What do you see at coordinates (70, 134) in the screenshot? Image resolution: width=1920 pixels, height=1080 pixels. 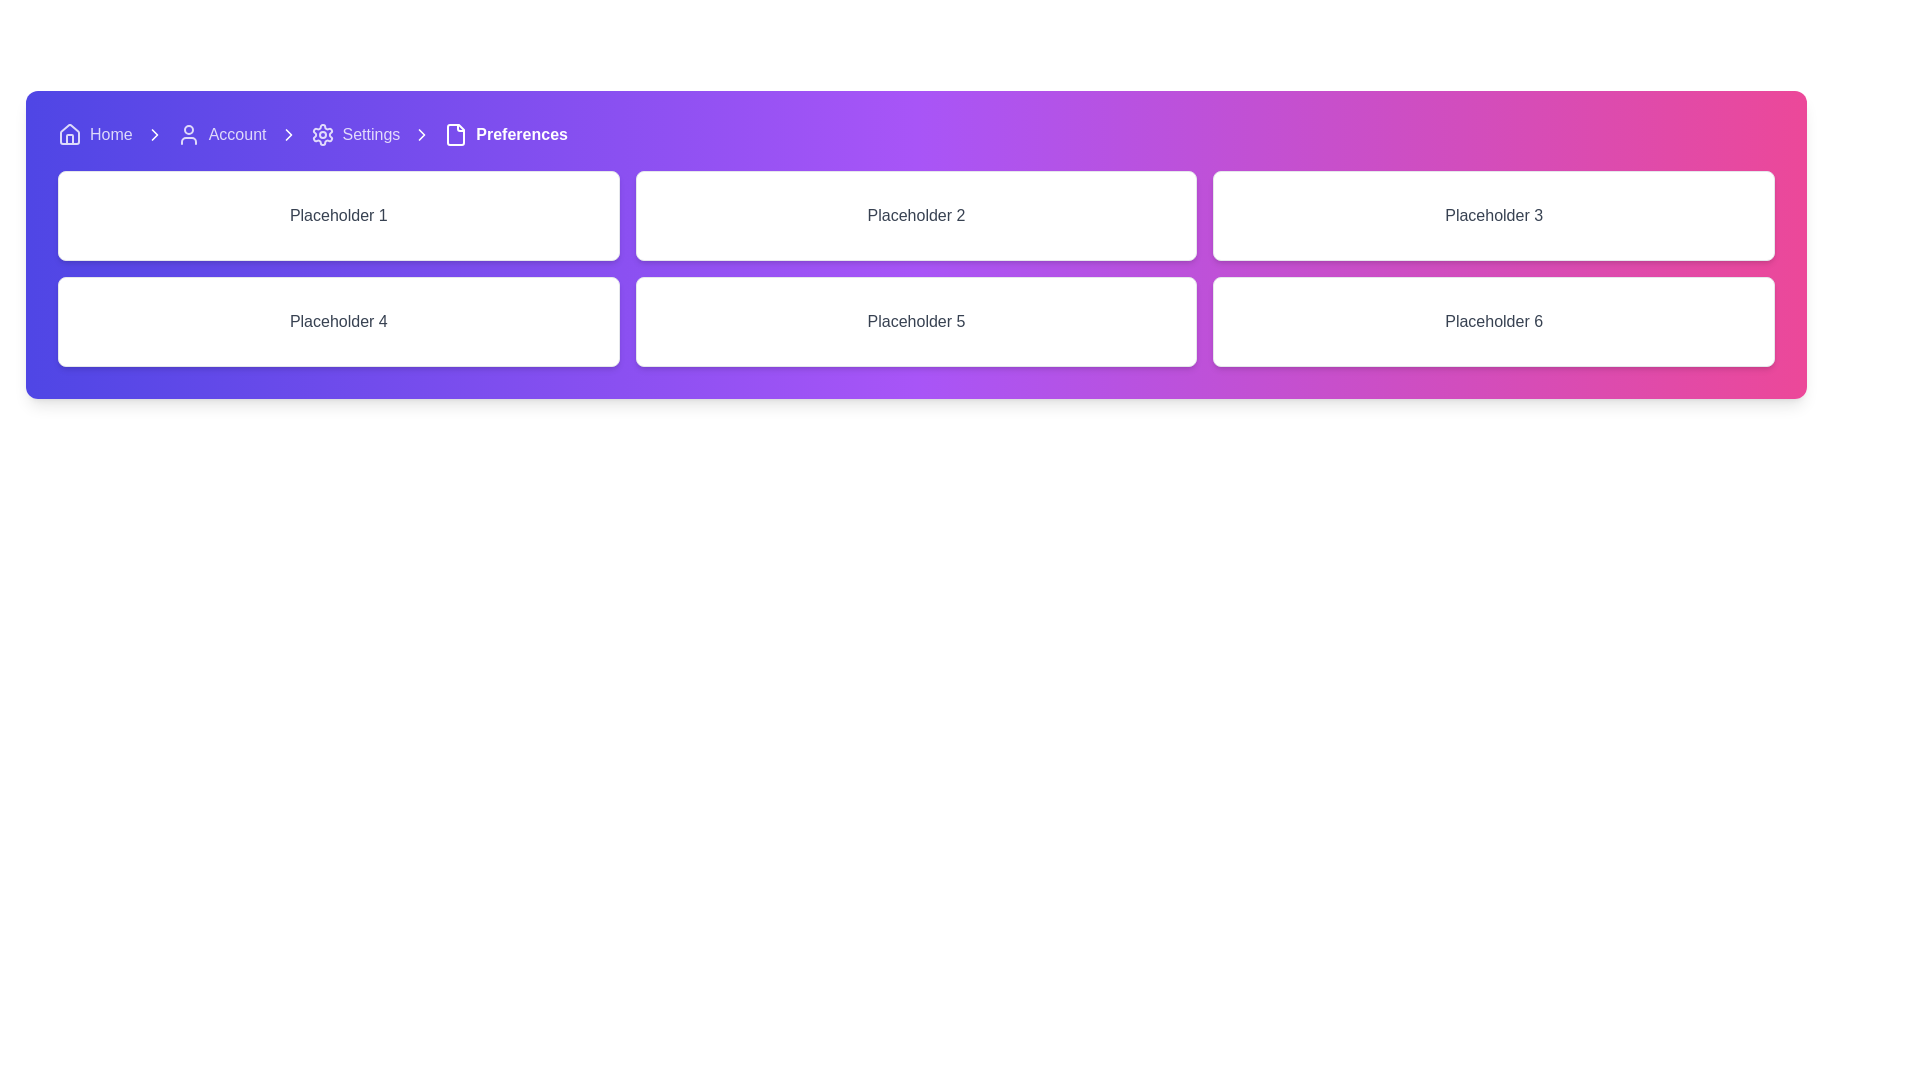 I see `the home icon located at the leftmost side of the navigation bar` at bounding box center [70, 134].